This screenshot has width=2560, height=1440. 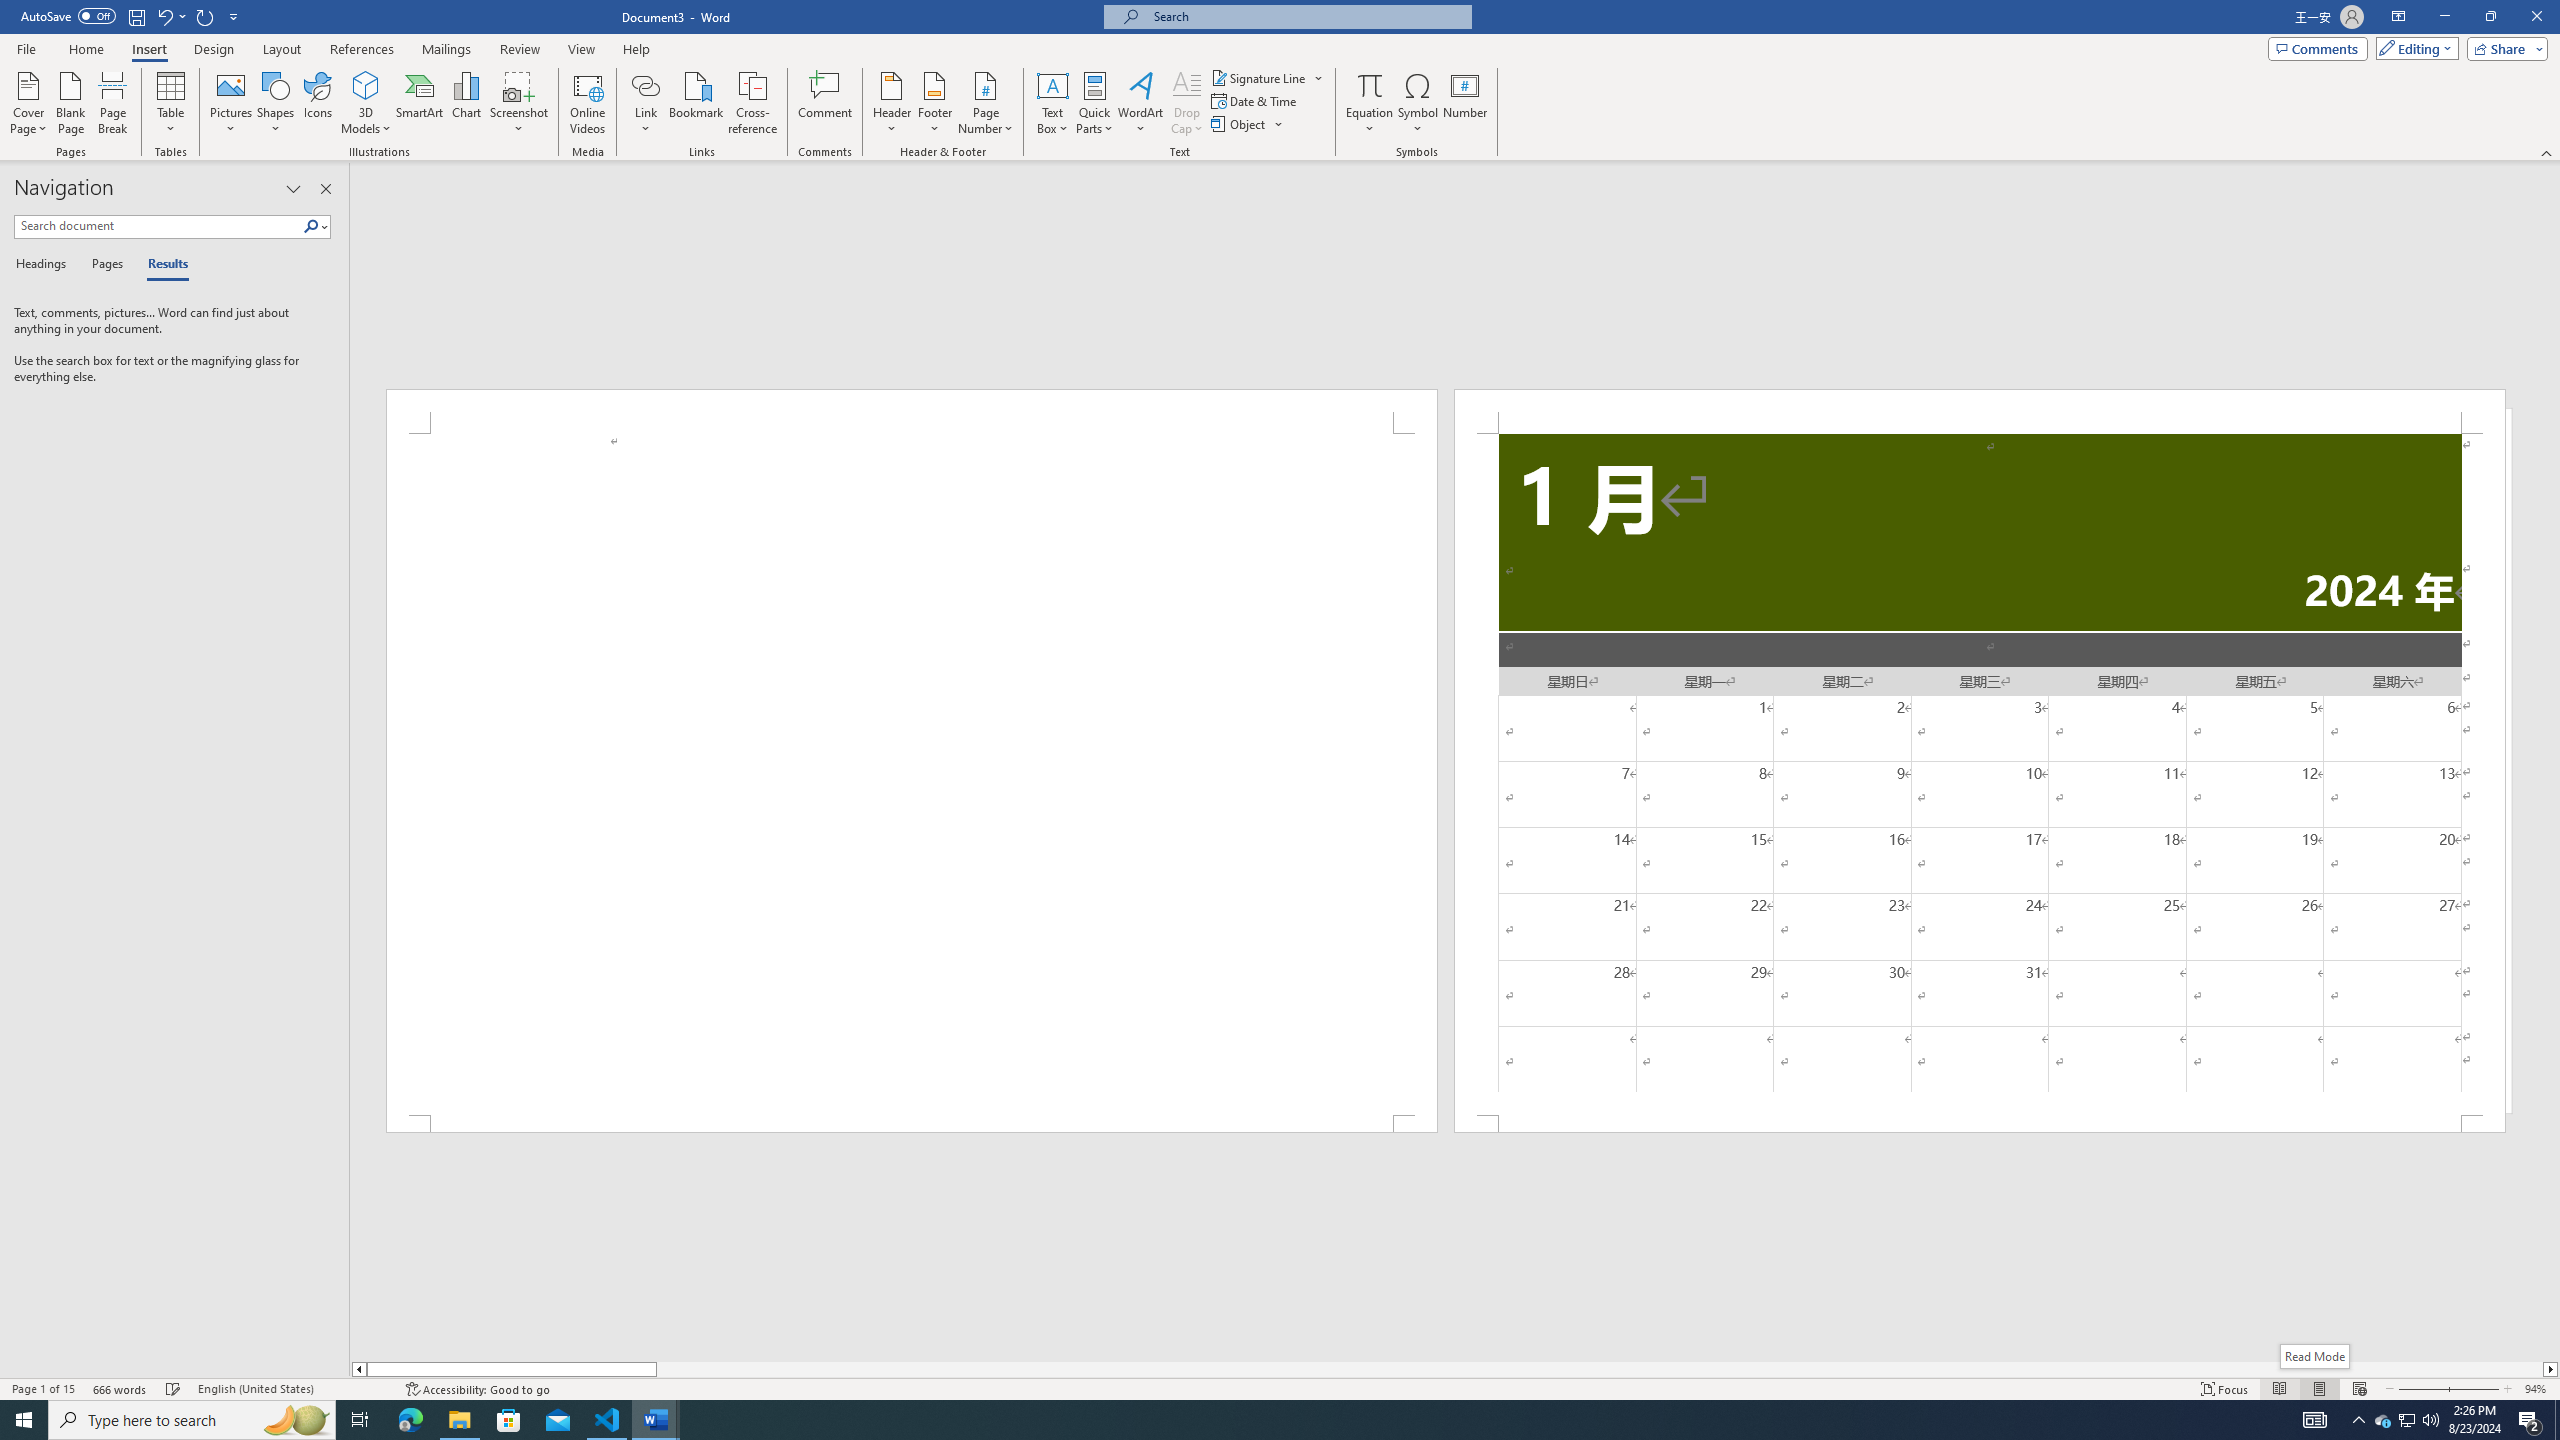 I want to click on 'Equation', so click(x=1369, y=84).